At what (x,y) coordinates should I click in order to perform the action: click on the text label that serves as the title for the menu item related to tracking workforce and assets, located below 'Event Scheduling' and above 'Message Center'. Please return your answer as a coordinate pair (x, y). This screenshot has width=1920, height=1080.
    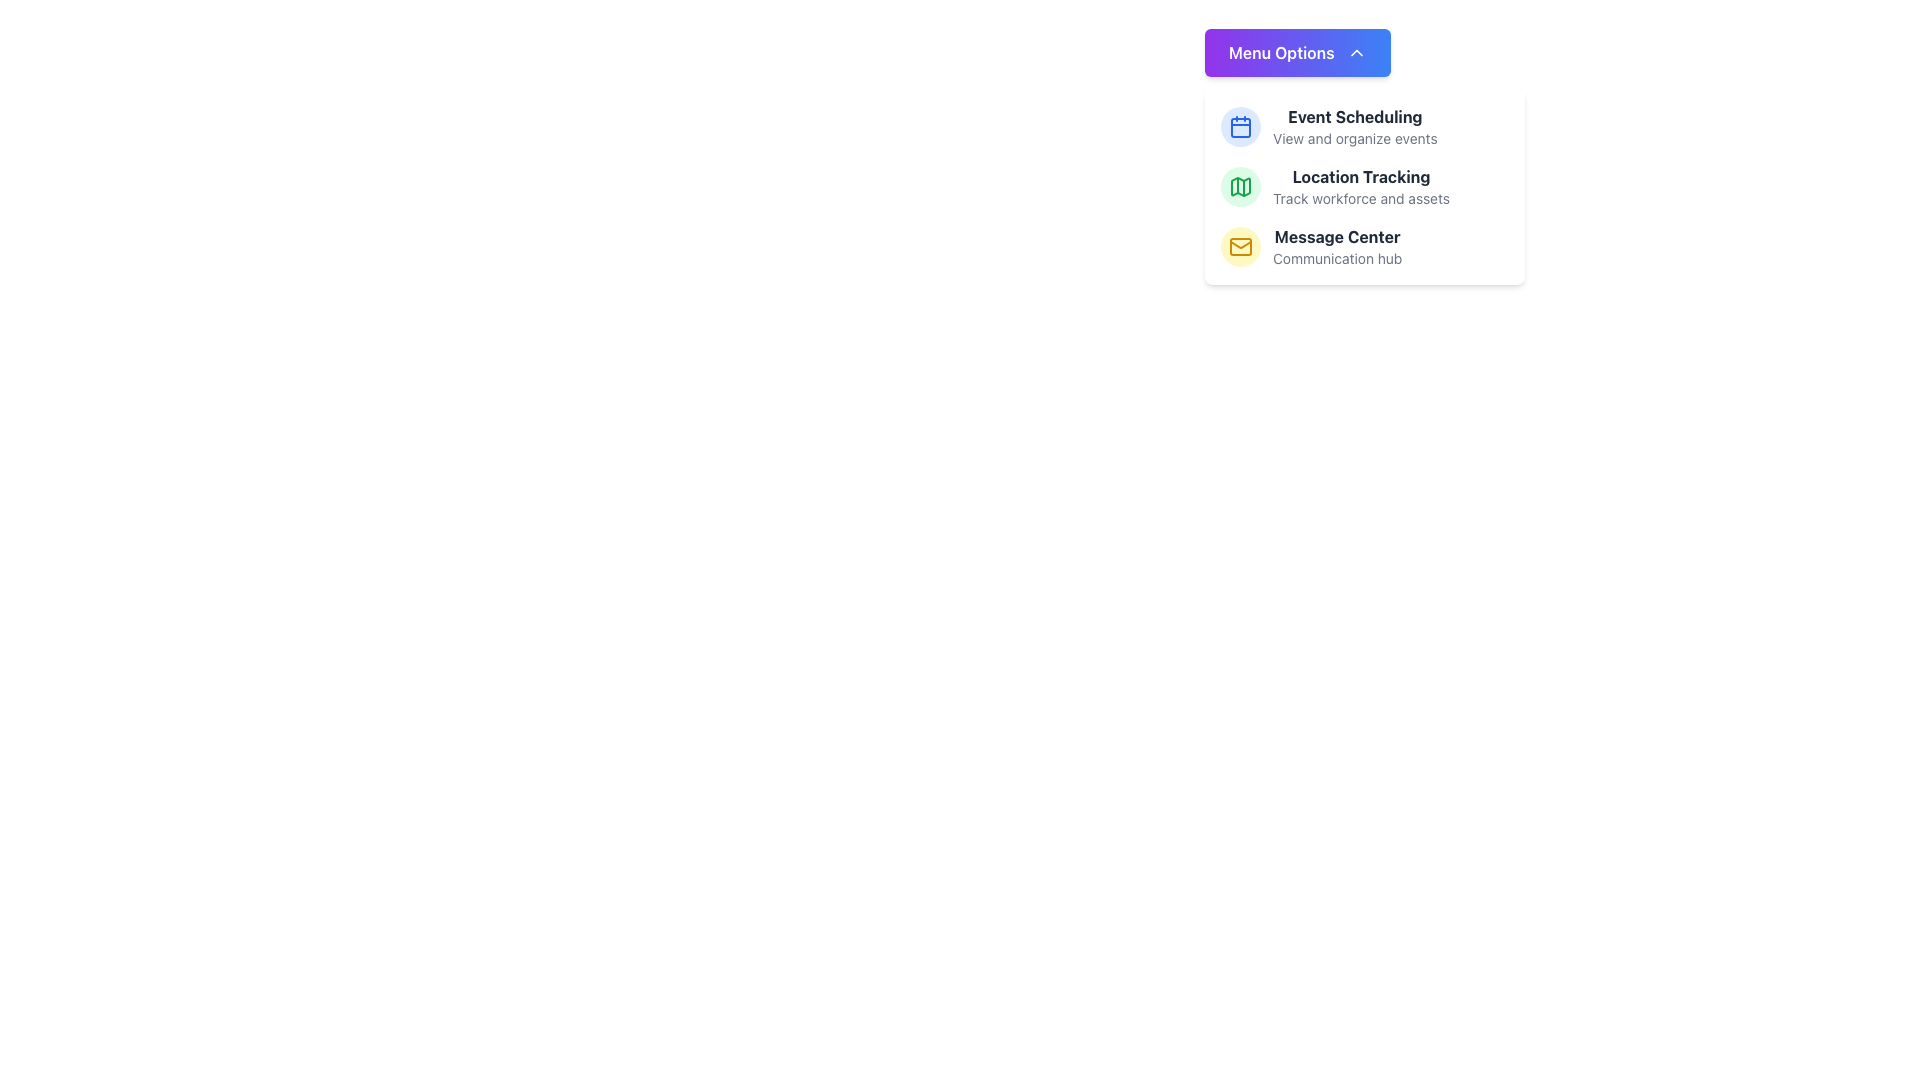
    Looking at the image, I should click on (1360, 176).